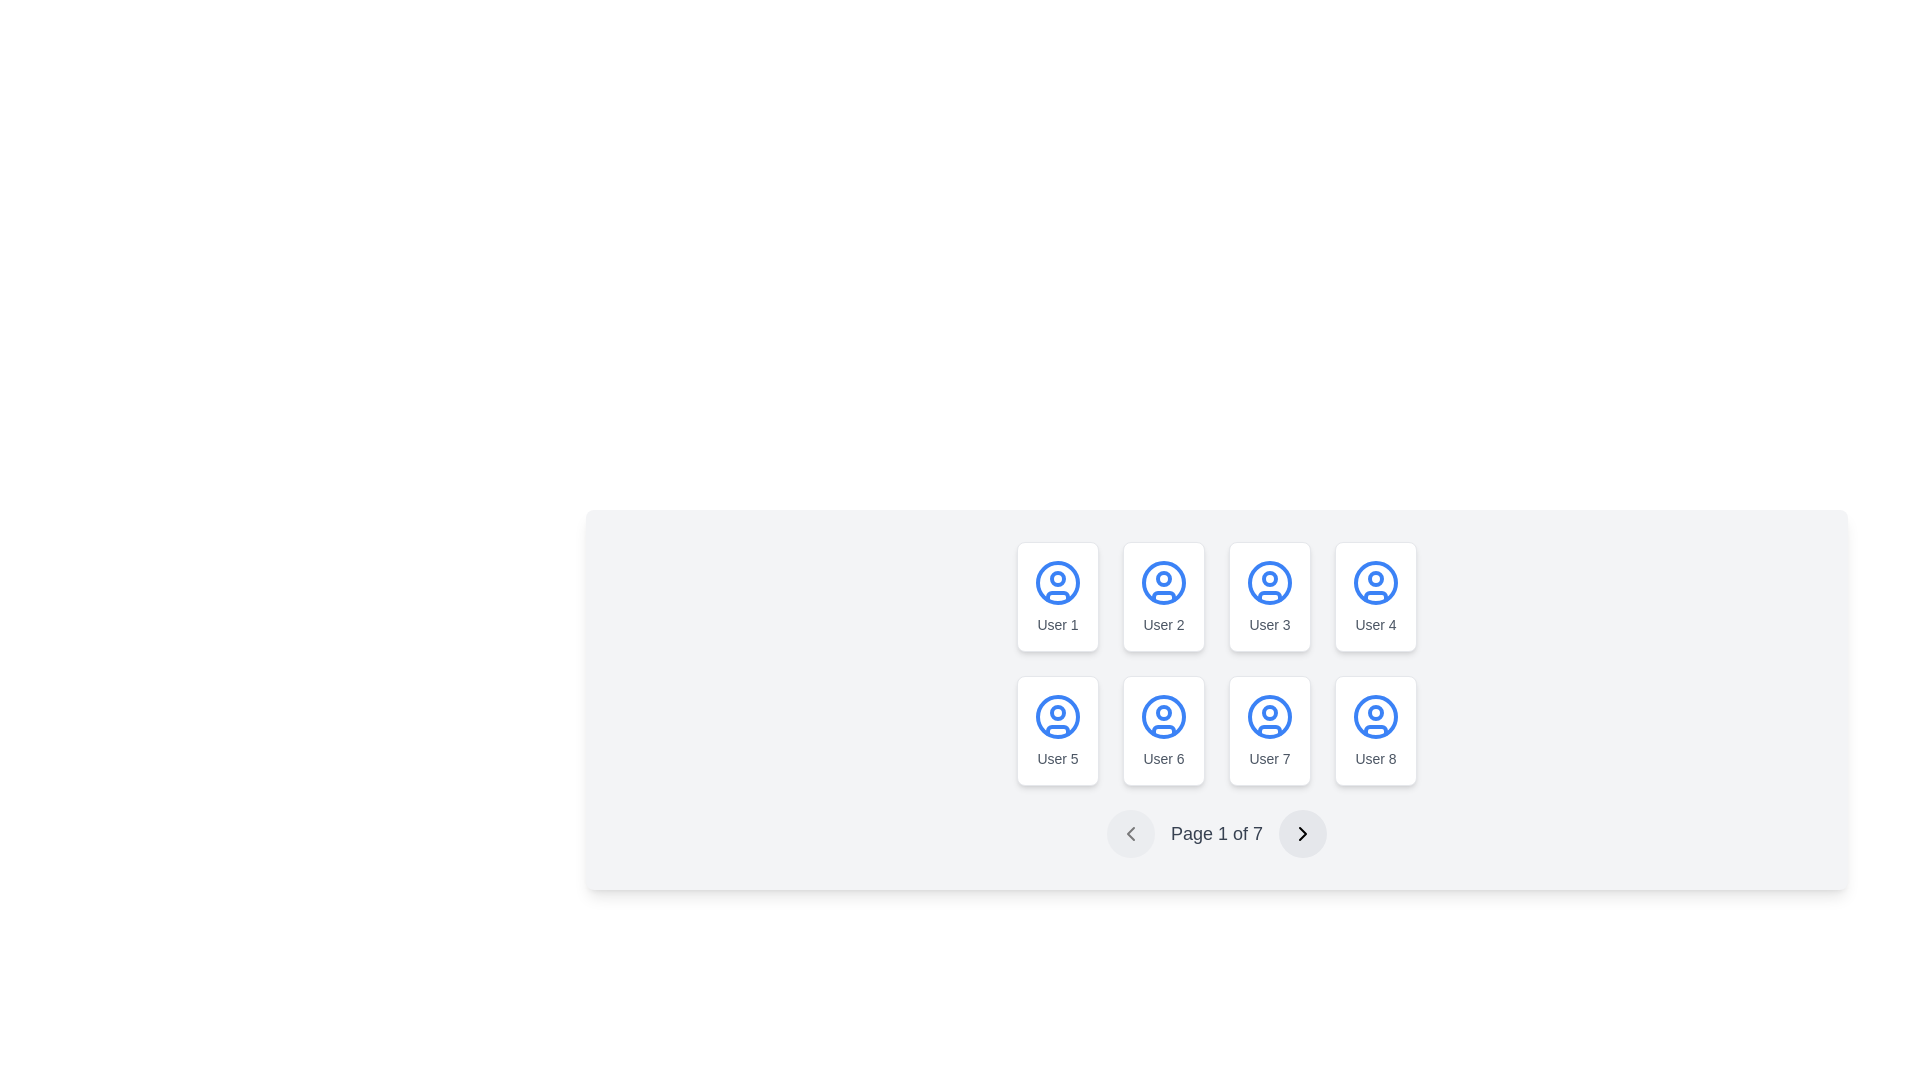 This screenshot has height=1080, width=1920. Describe the element at coordinates (1130, 833) in the screenshot. I see `the disabled pagination button located at the bottom section of the page, to the left of the text label 'Page 1 of 7'` at that location.